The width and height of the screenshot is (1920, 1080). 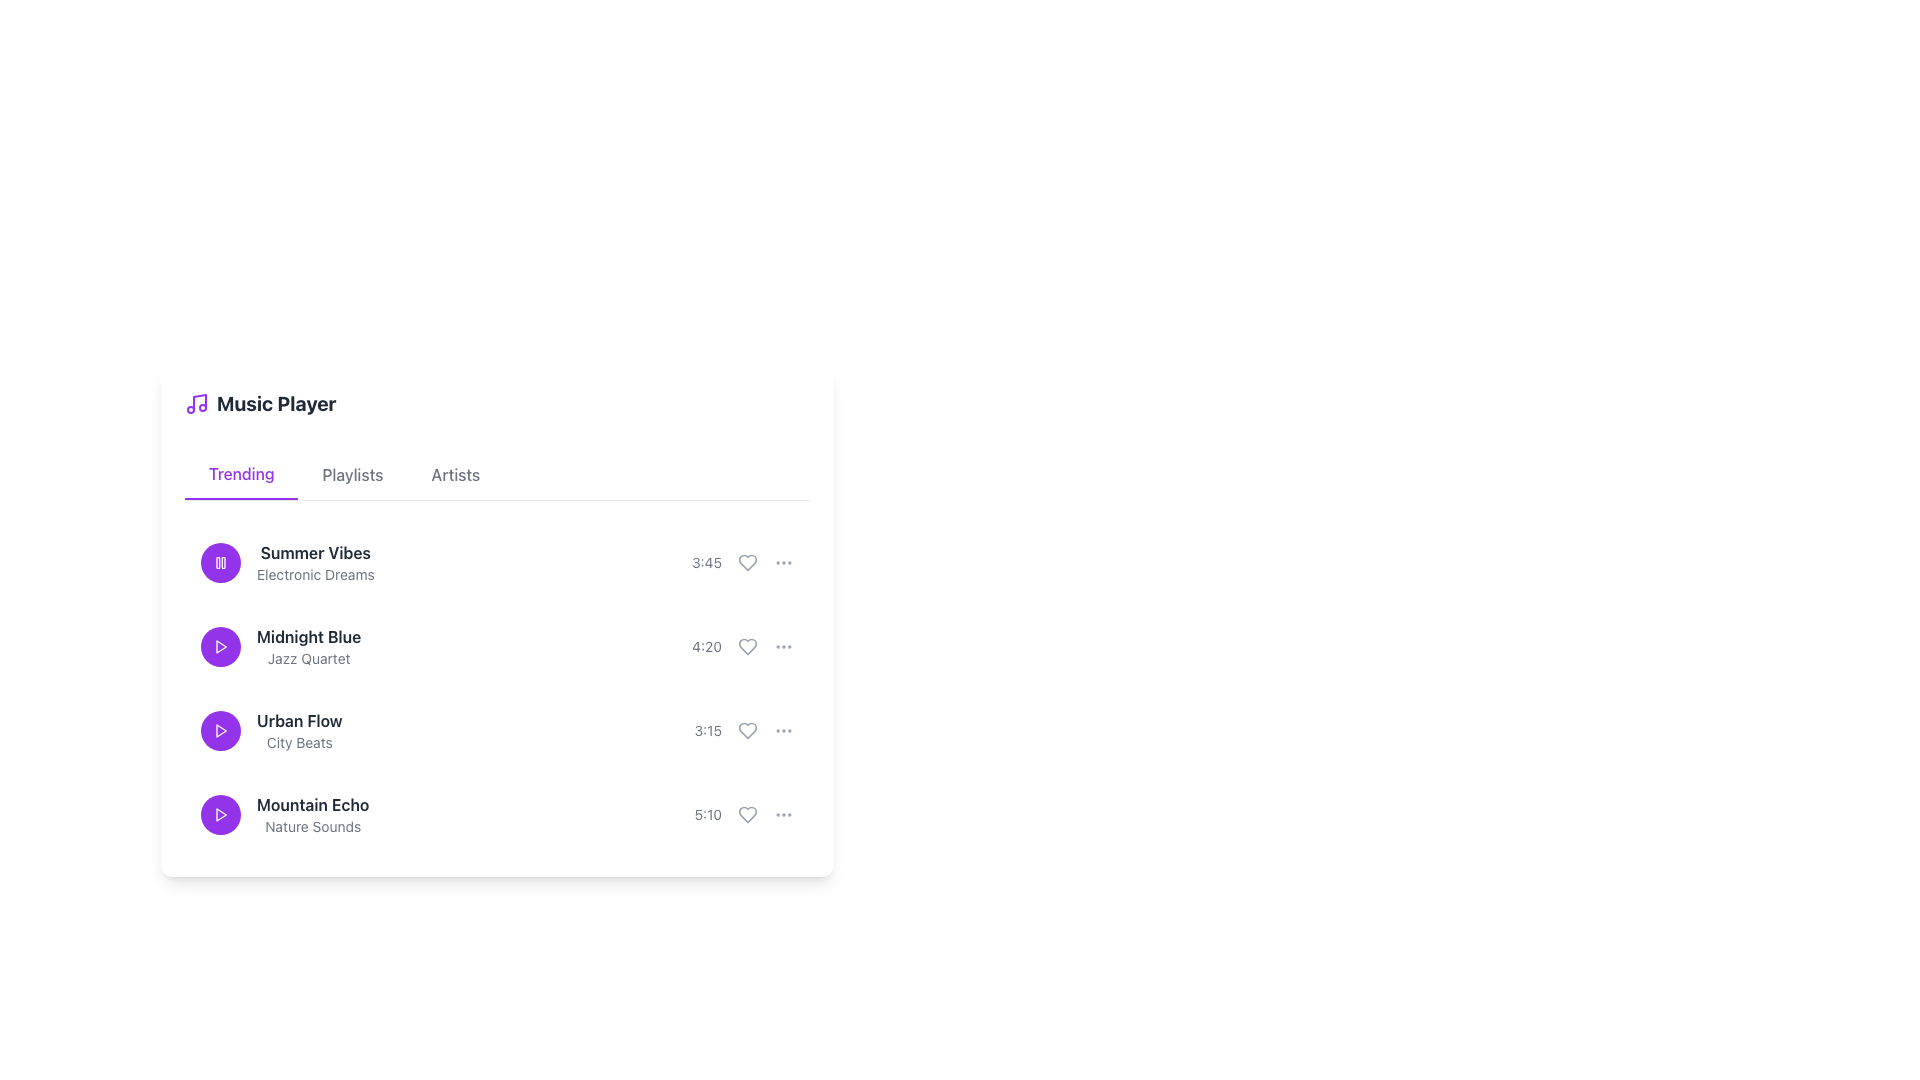 I want to click on the circular button with a purple background and a white play icon located in the leftmost area of the 'Urban Flow' list item for keyboard interactions, so click(x=220, y=731).